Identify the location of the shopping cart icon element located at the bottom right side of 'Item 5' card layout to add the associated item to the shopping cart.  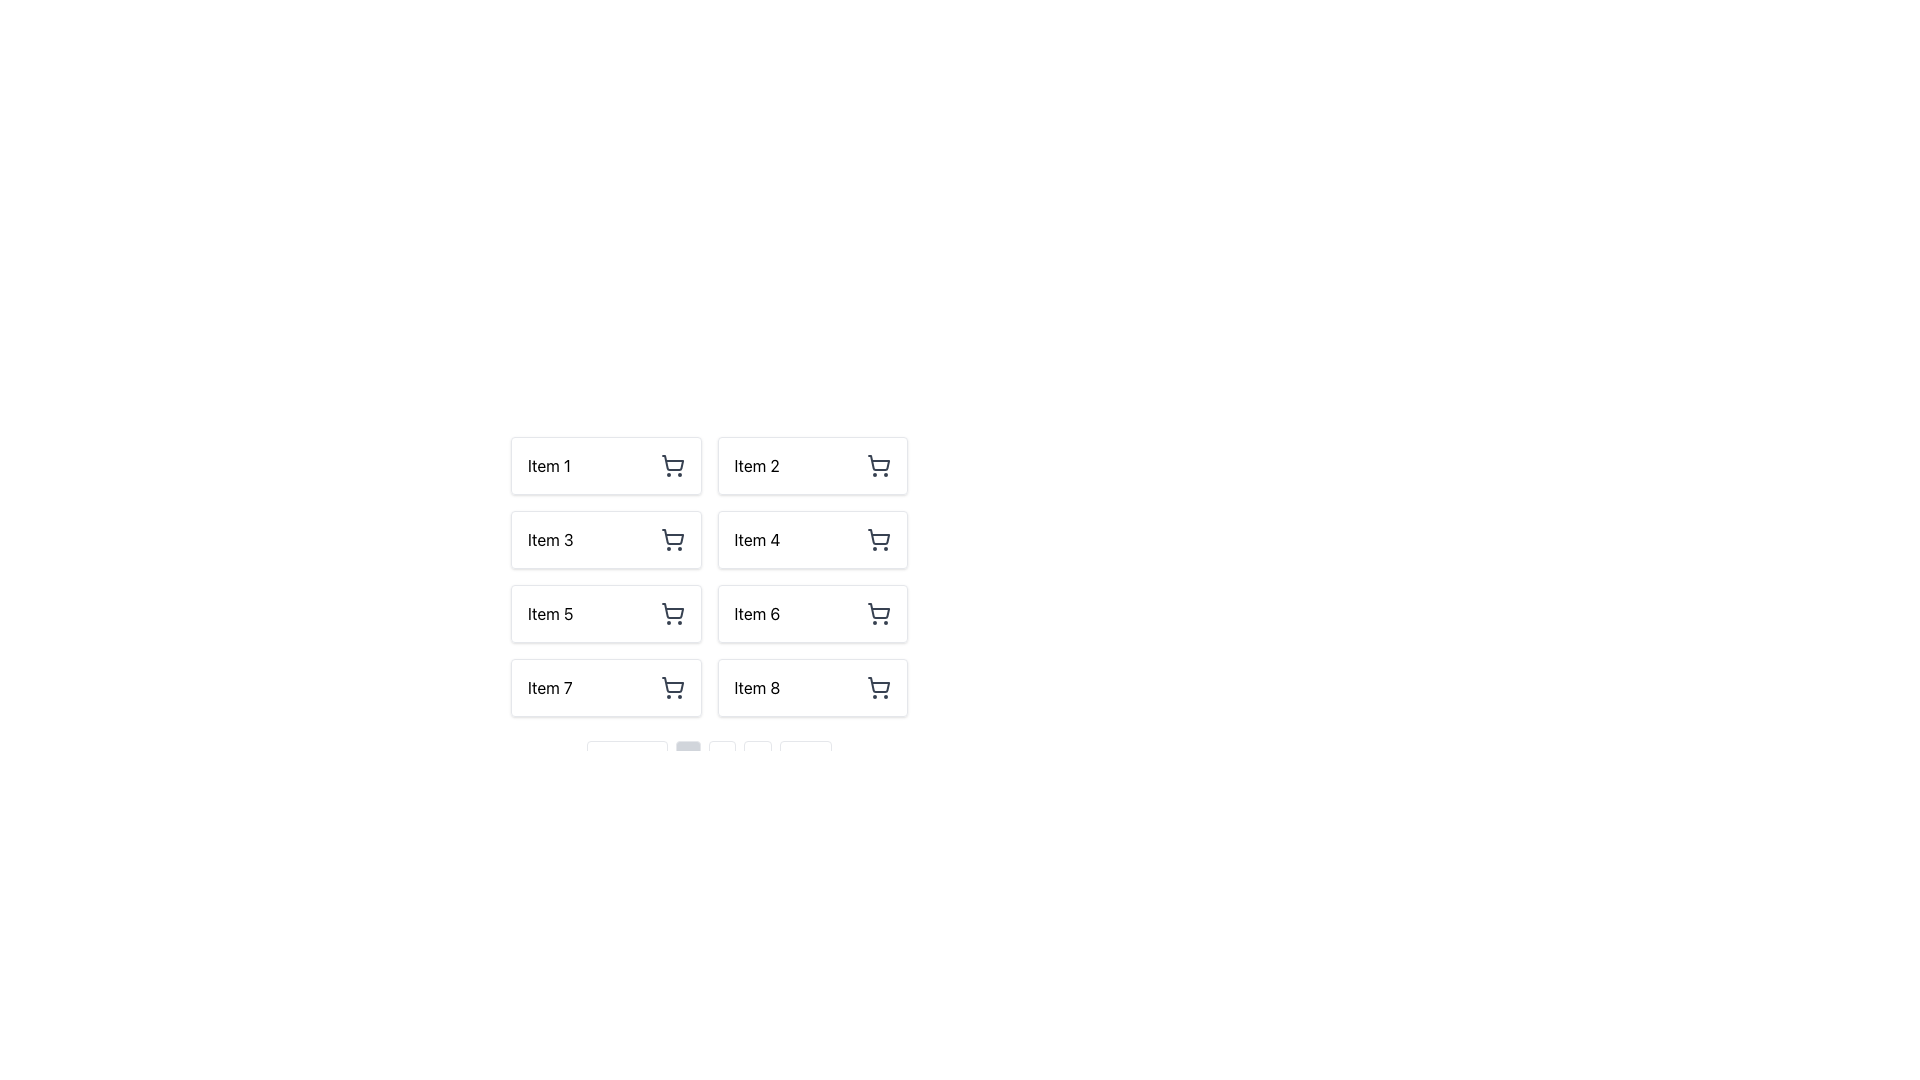
(672, 610).